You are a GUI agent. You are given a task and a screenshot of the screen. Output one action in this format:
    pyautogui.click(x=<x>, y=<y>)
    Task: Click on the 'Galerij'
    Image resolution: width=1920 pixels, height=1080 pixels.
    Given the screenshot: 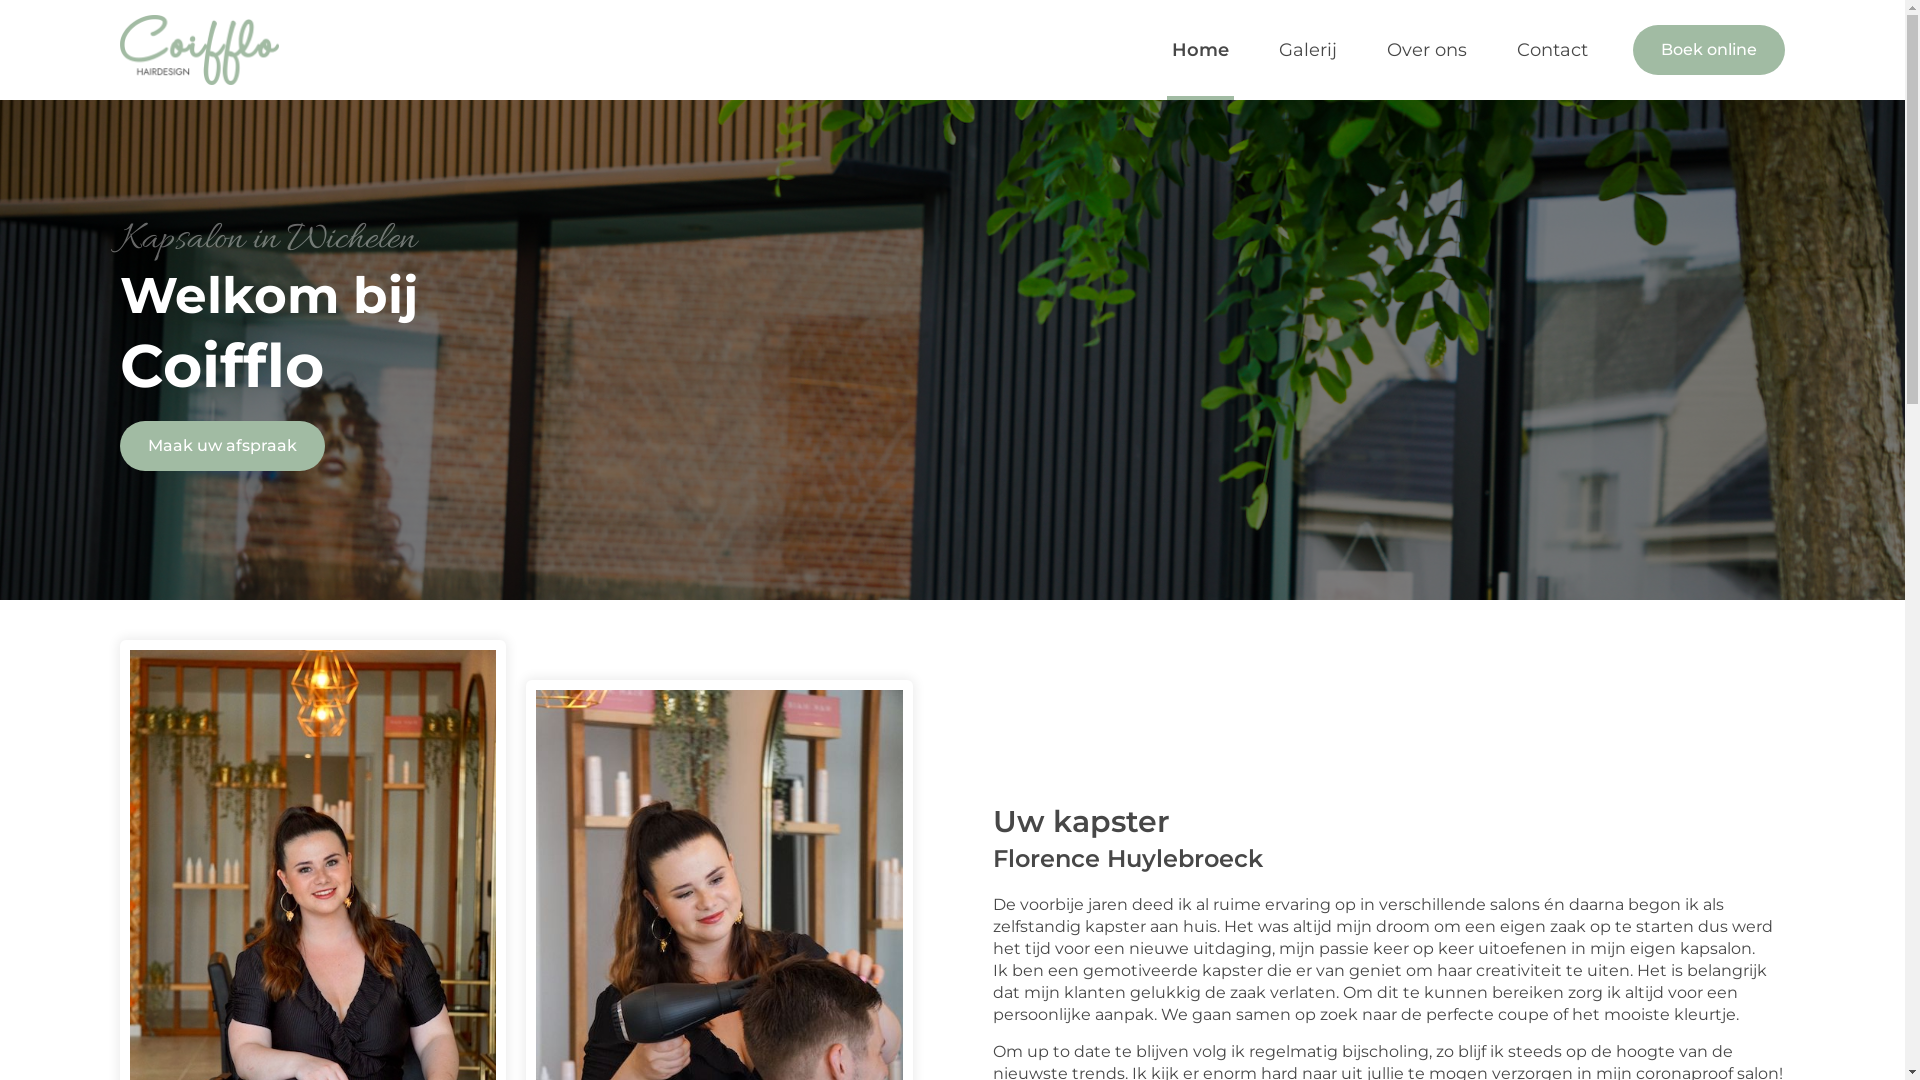 What is the action you would take?
    pyautogui.click(x=1308, y=49)
    